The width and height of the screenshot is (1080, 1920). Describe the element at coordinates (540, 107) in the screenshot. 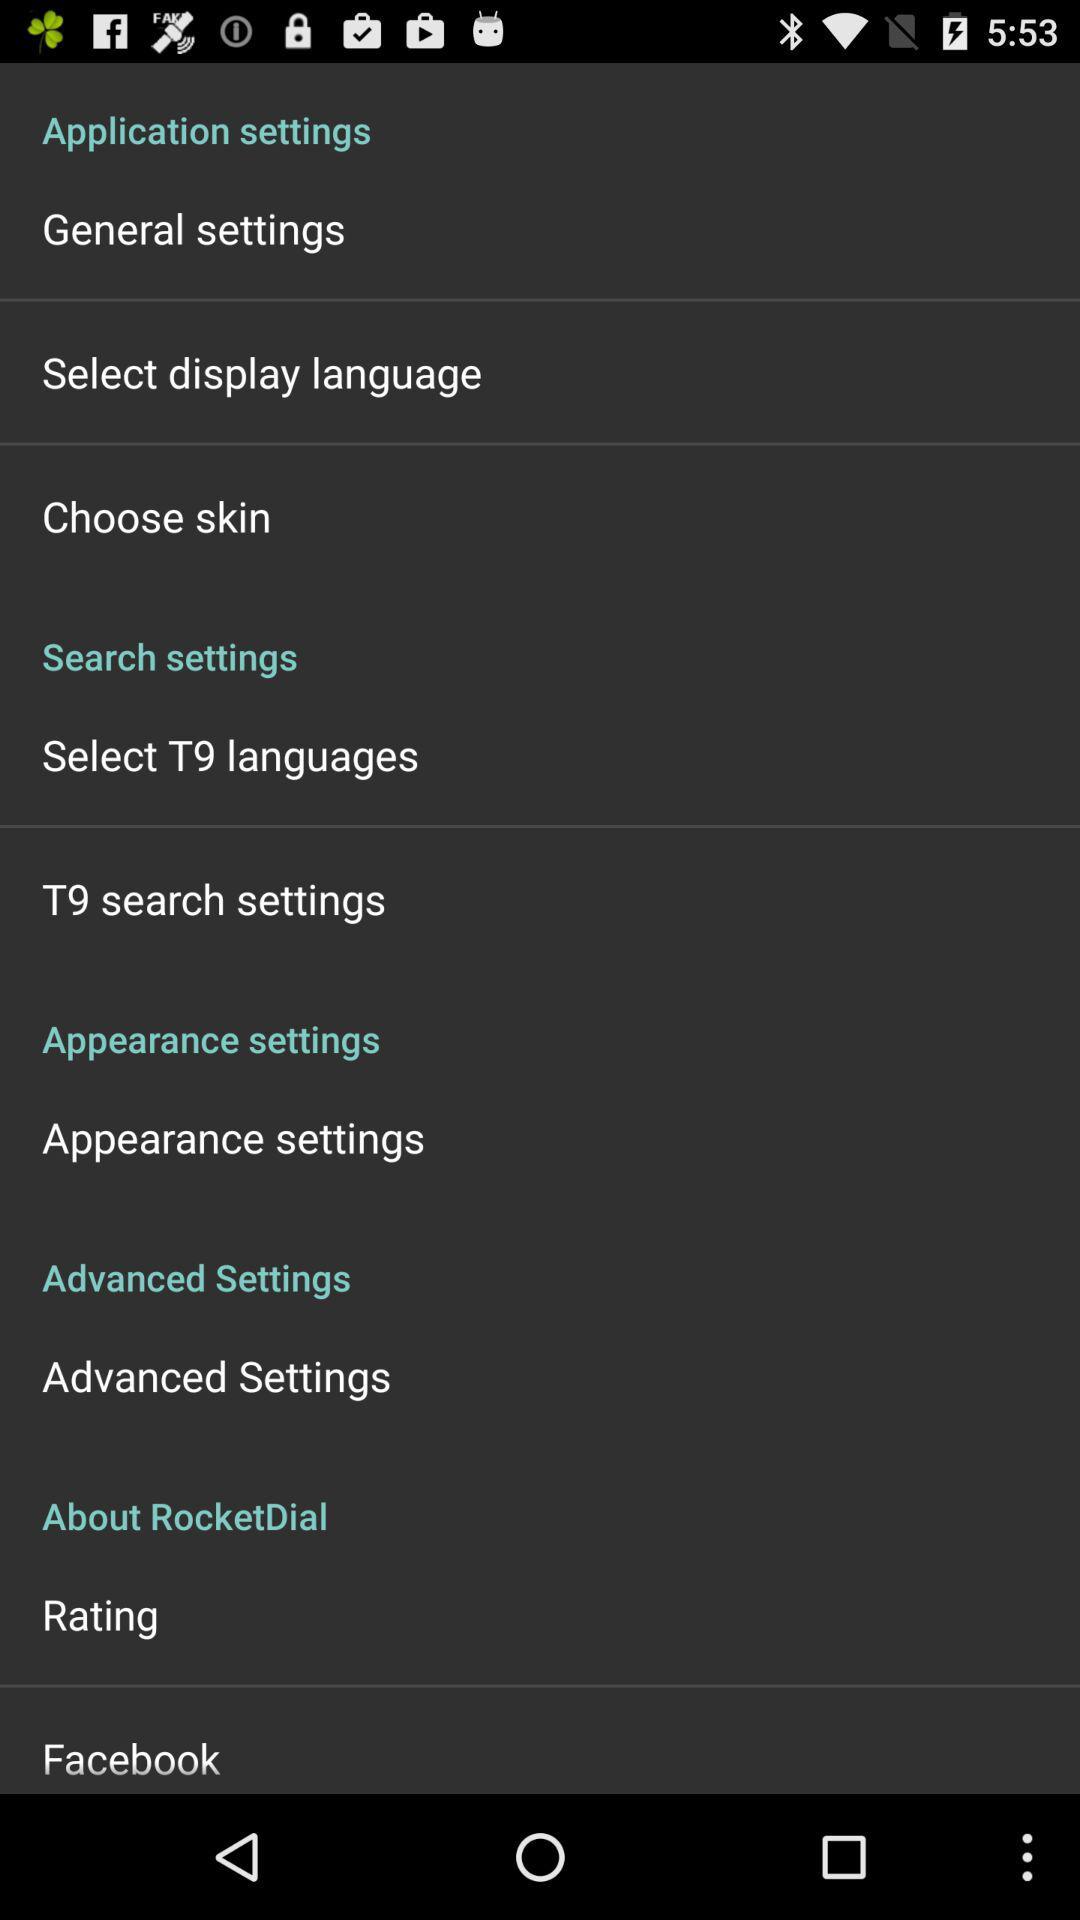

I see `app above the general settings icon` at that location.